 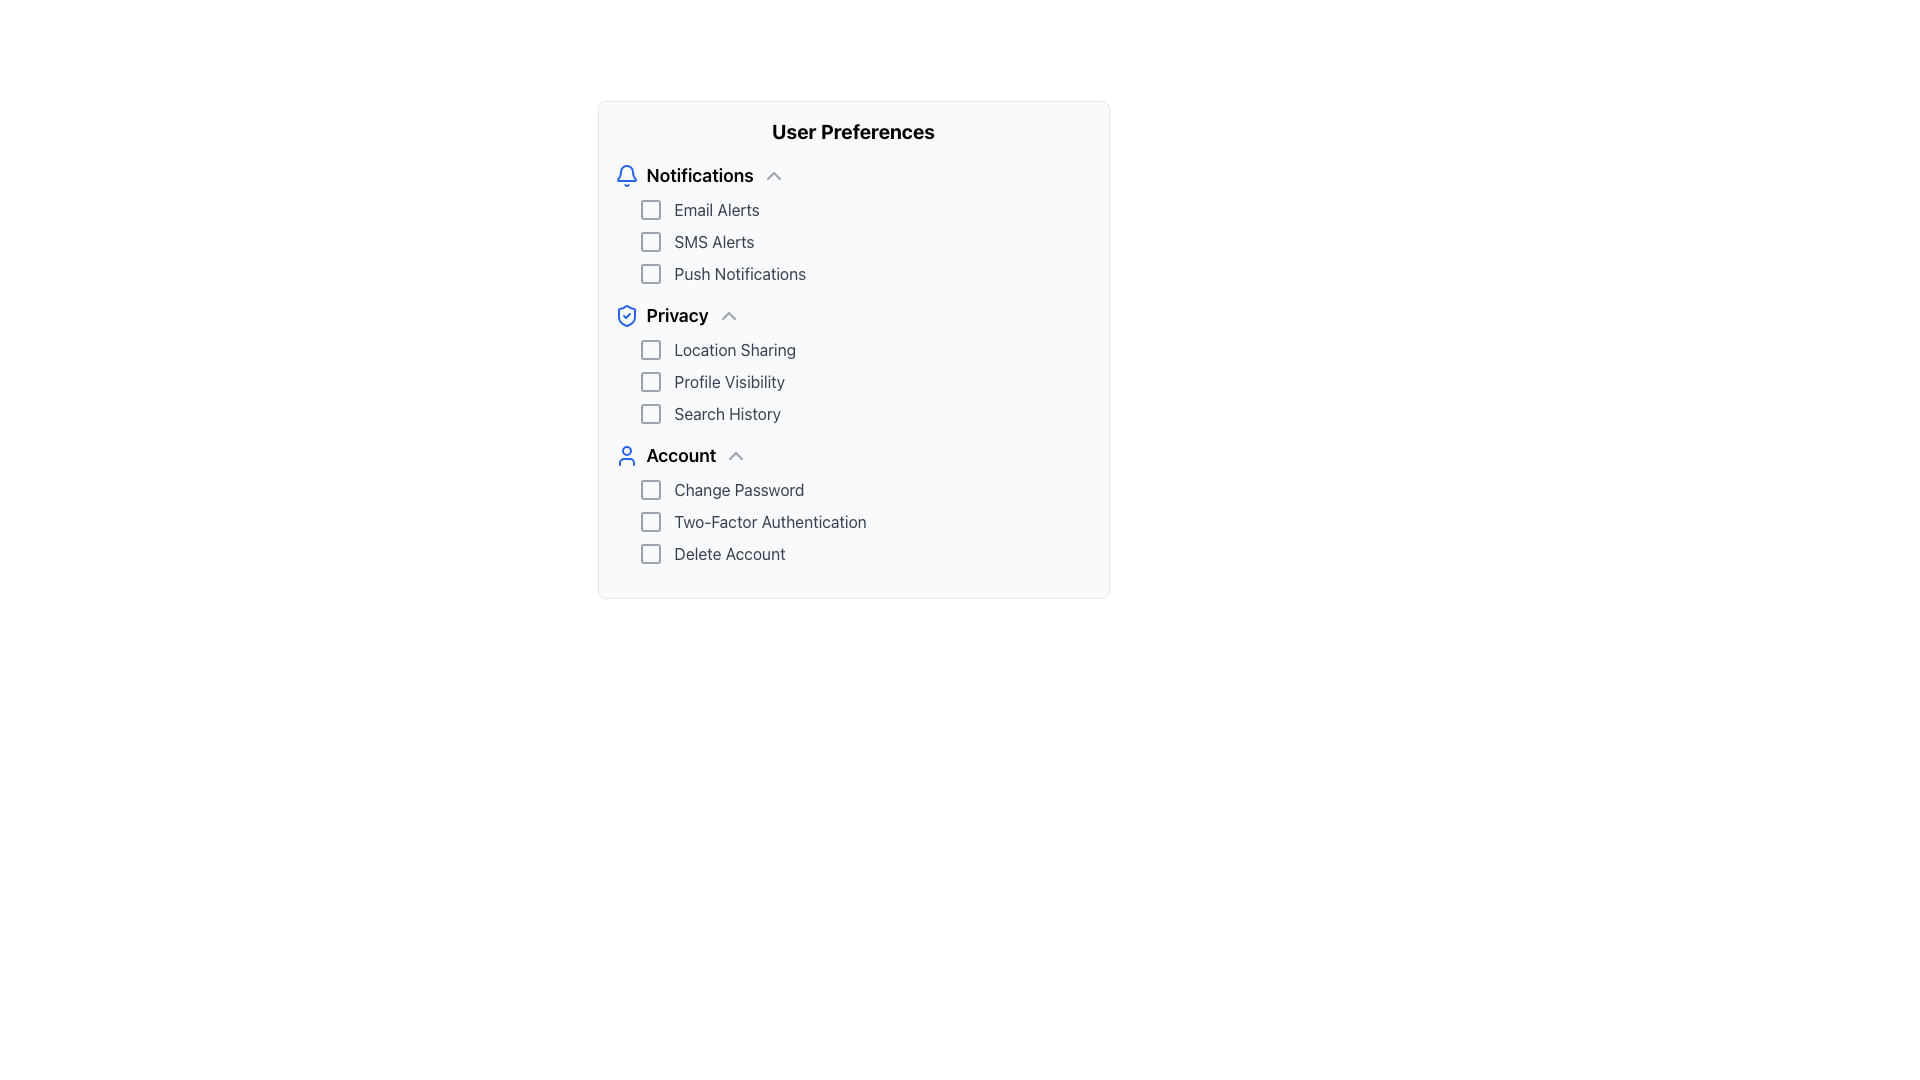 What do you see at coordinates (650, 489) in the screenshot?
I see `the checkbox/icon for 'Change Password' located under the 'Account' section of the 'User Preferences' interface` at bounding box center [650, 489].